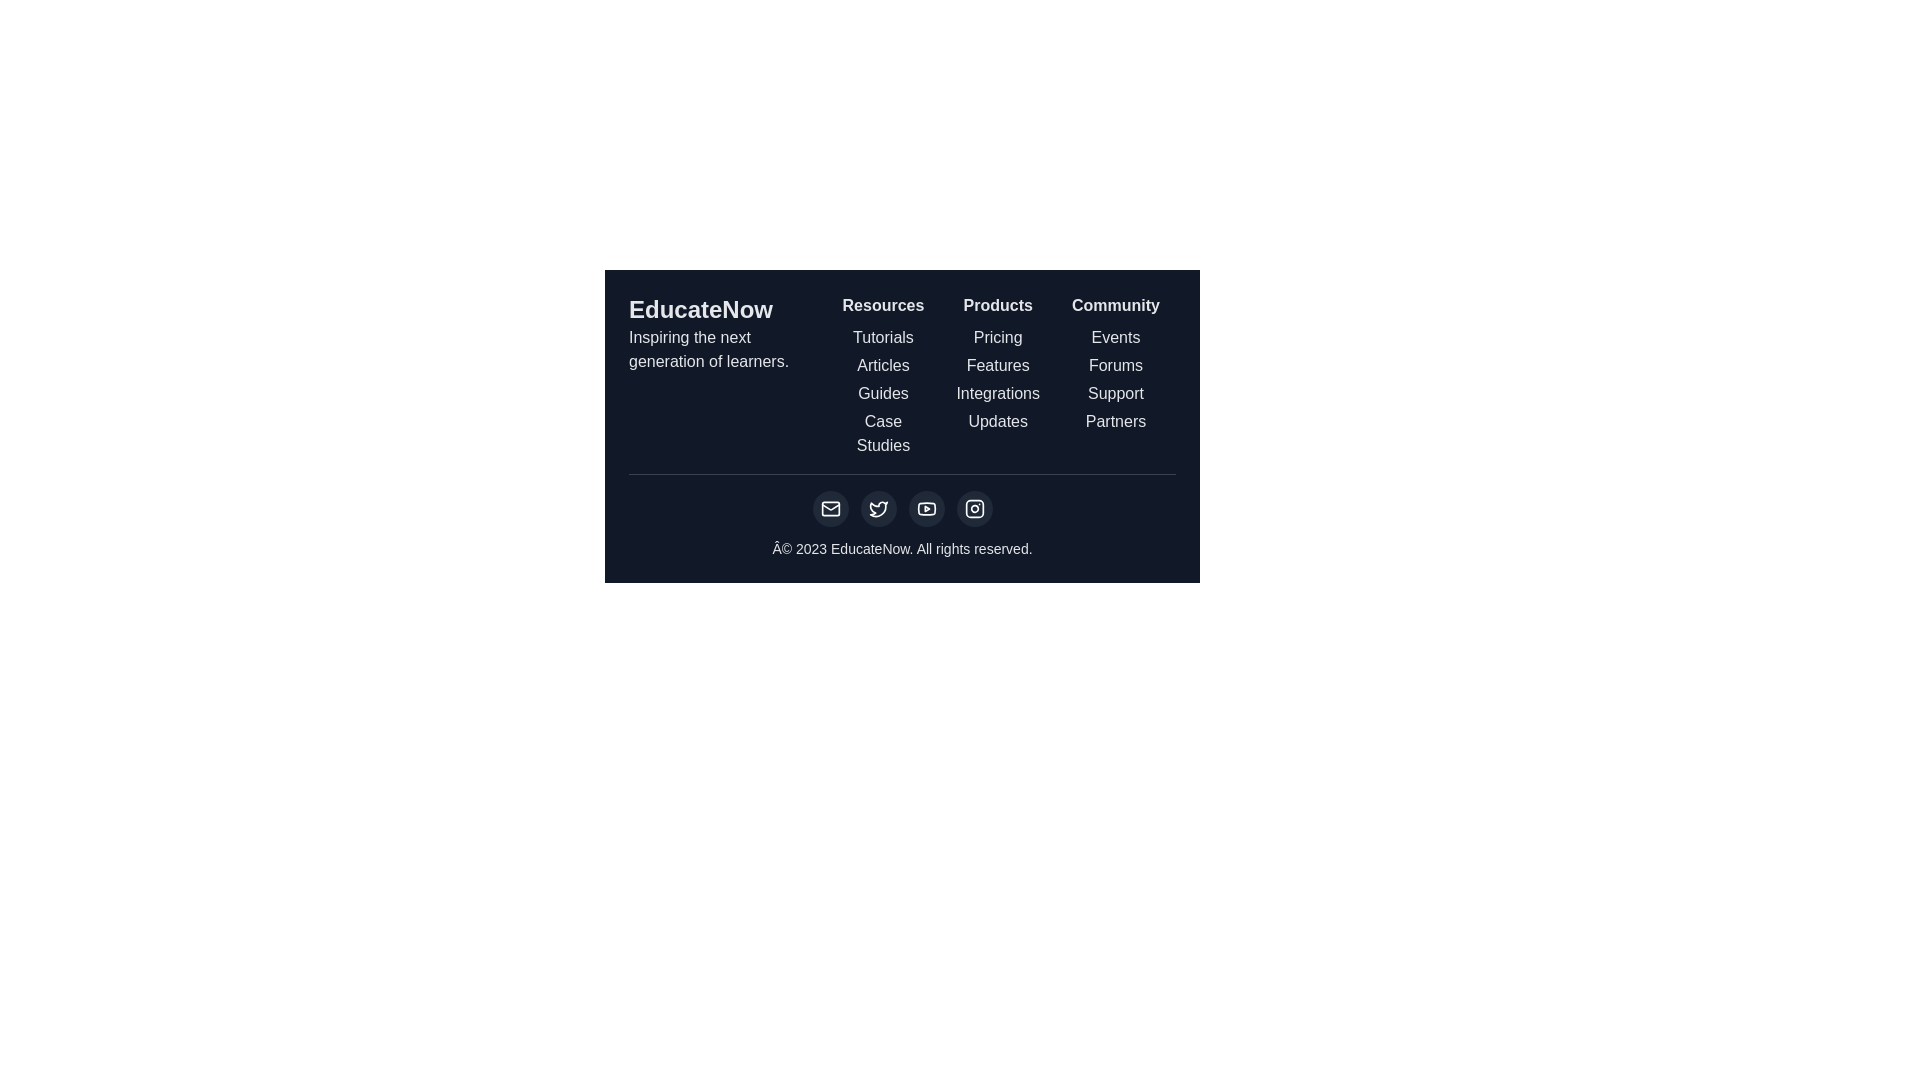 This screenshot has height=1080, width=1920. I want to click on the second hyperlink in the 'Products' column, which is located below the 'Pricing' link and above 'Integrations', so click(998, 366).